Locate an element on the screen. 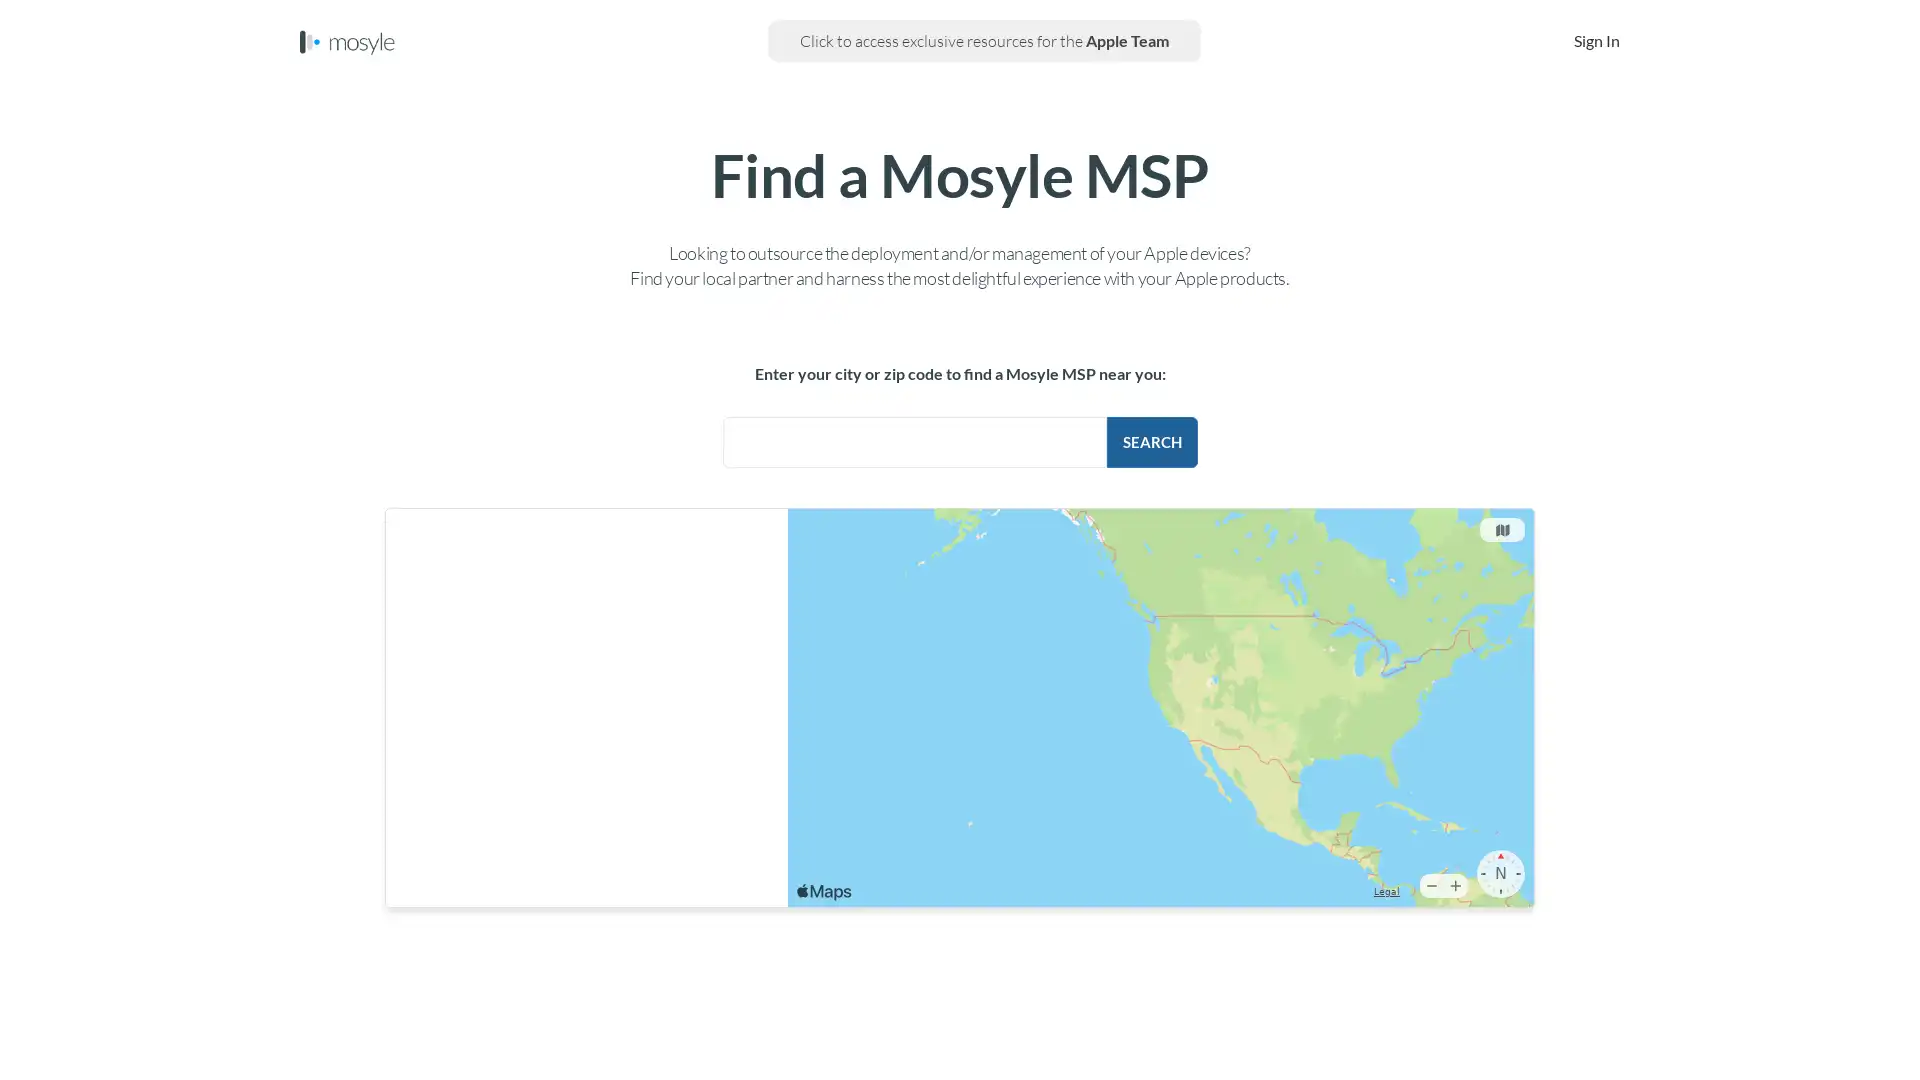 The width and height of the screenshot is (1920, 1080). Zoom Out is located at coordinates (1429, 885).